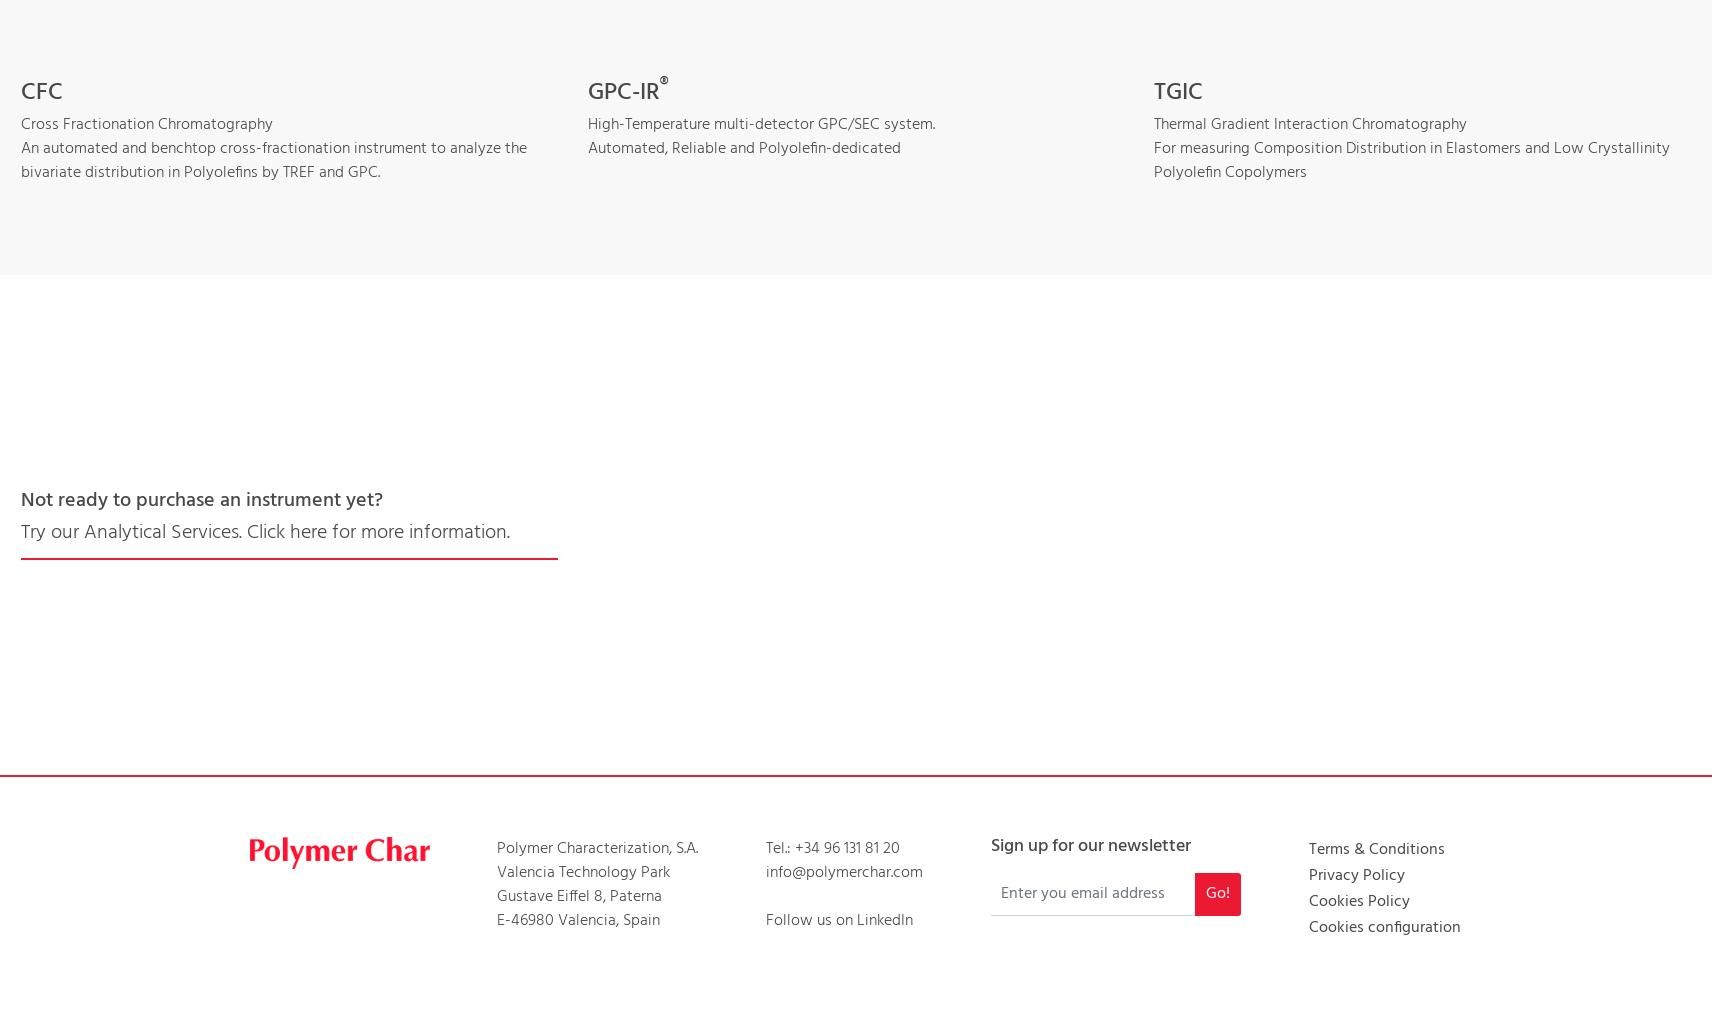 This screenshot has height=1017, width=1712. What do you see at coordinates (1090, 845) in the screenshot?
I see `'Sign up for our newsletter'` at bounding box center [1090, 845].